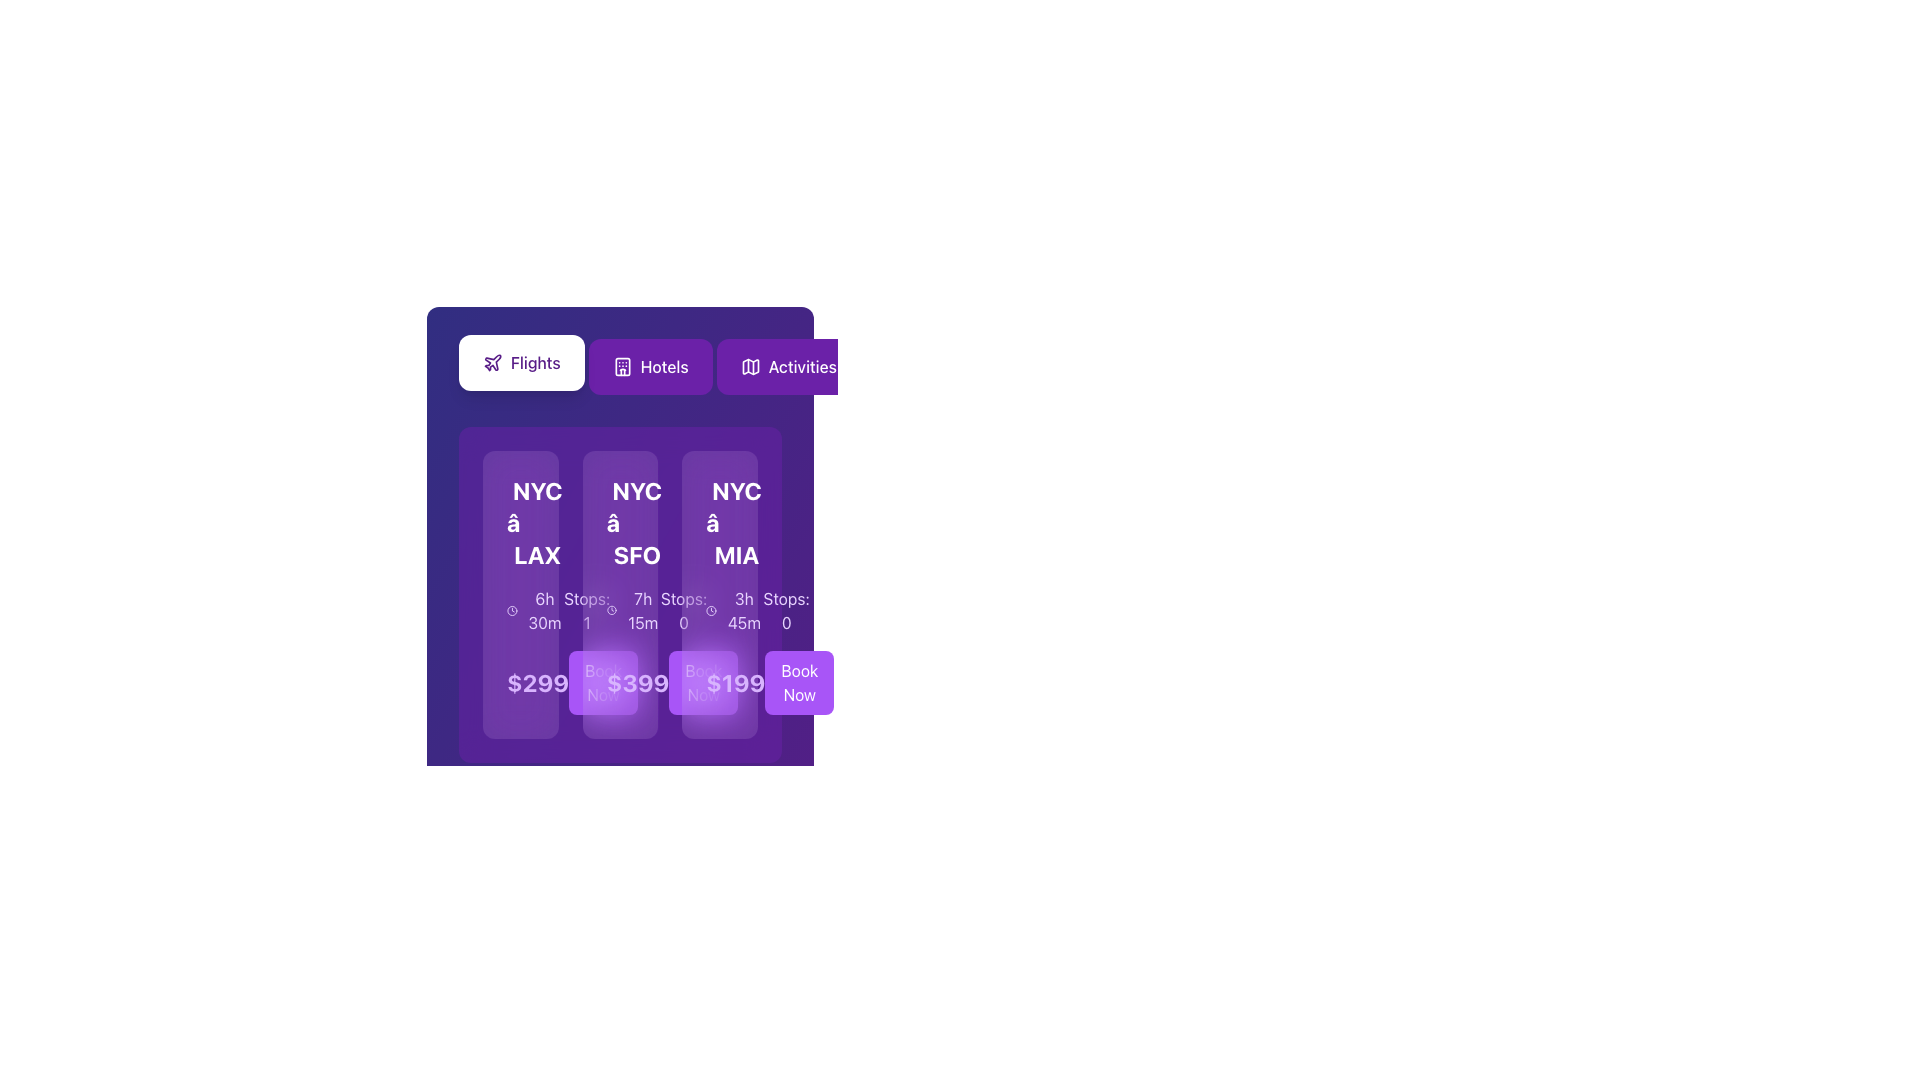 This screenshot has width=1920, height=1080. Describe the element at coordinates (535, 609) in the screenshot. I see `the text label that communicates the total duration of the travel route from NYC to LAX, which is positioned below the trip name and above the price section` at that location.